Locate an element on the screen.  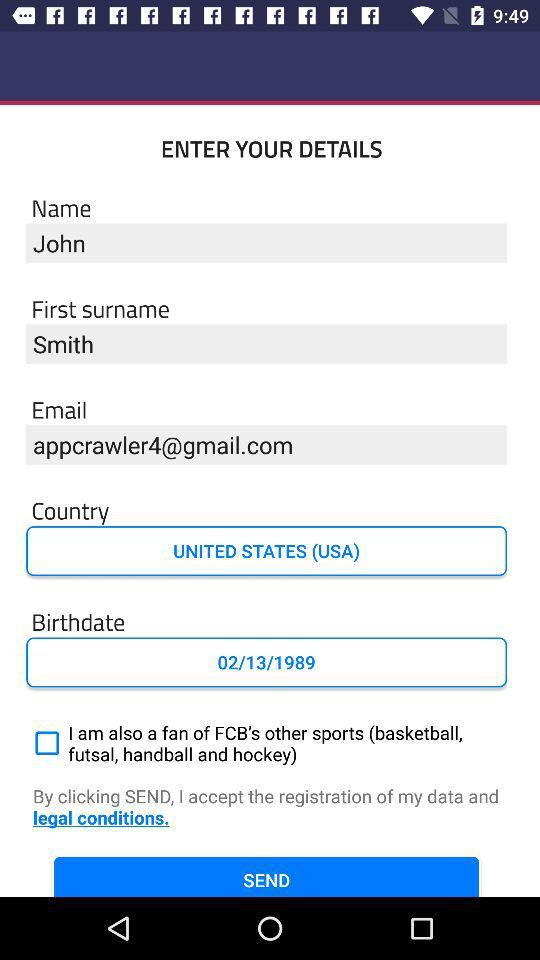
the item below first surname is located at coordinates (266, 344).